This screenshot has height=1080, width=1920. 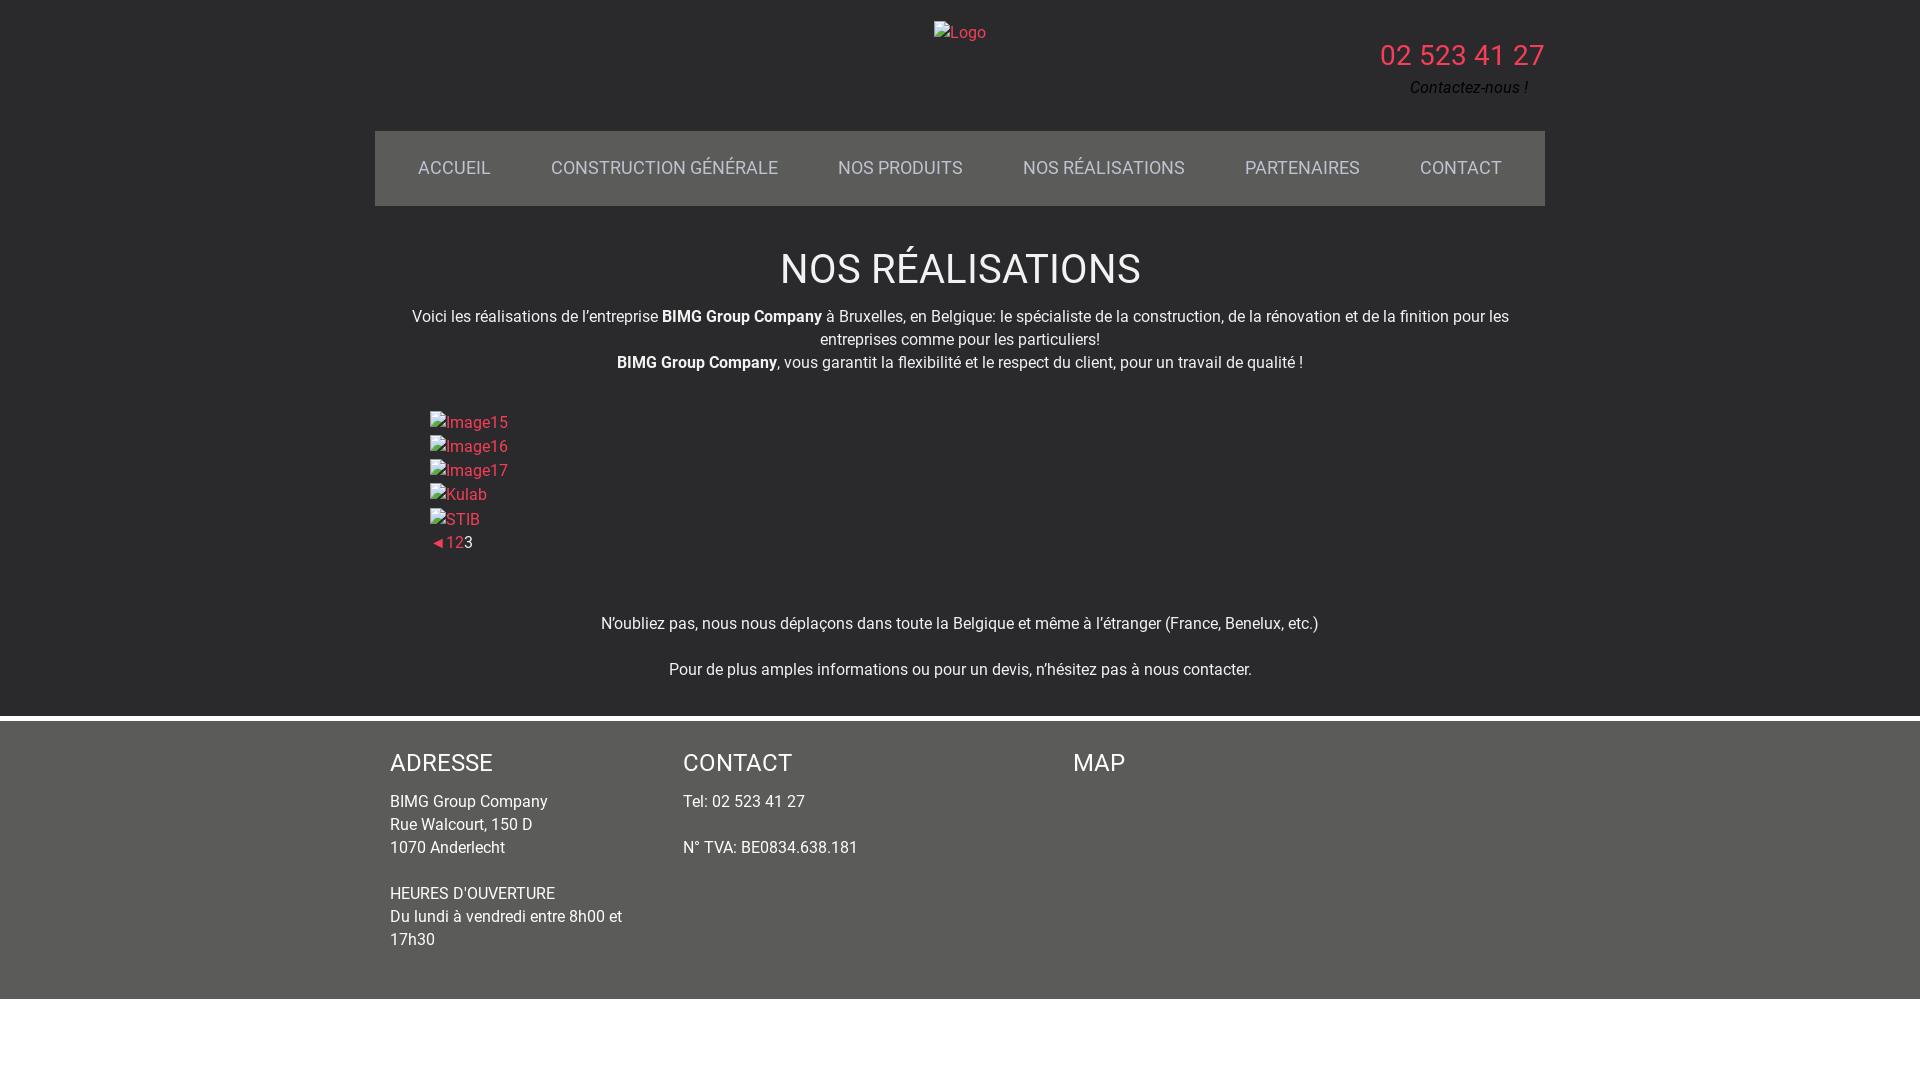 I want to click on 'NOS PRODUITS', so click(x=899, y=167).